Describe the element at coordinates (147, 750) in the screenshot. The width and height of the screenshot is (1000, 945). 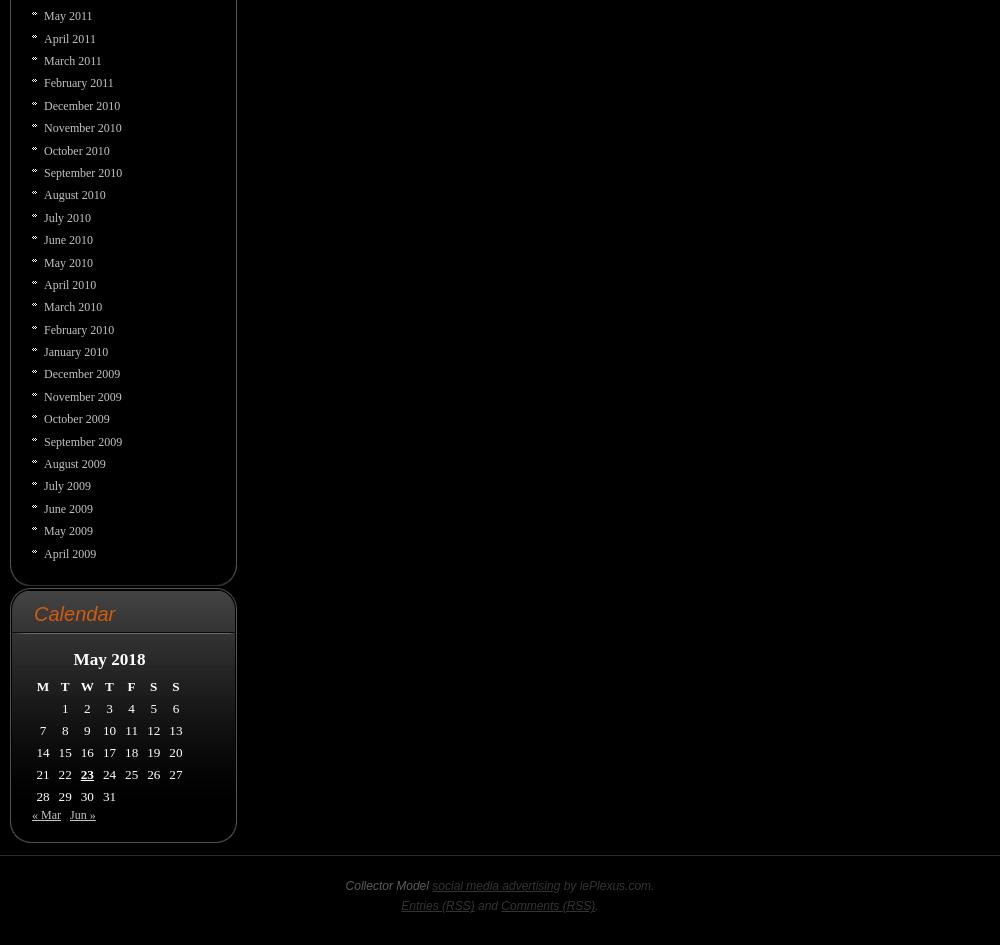
I see `'19'` at that location.